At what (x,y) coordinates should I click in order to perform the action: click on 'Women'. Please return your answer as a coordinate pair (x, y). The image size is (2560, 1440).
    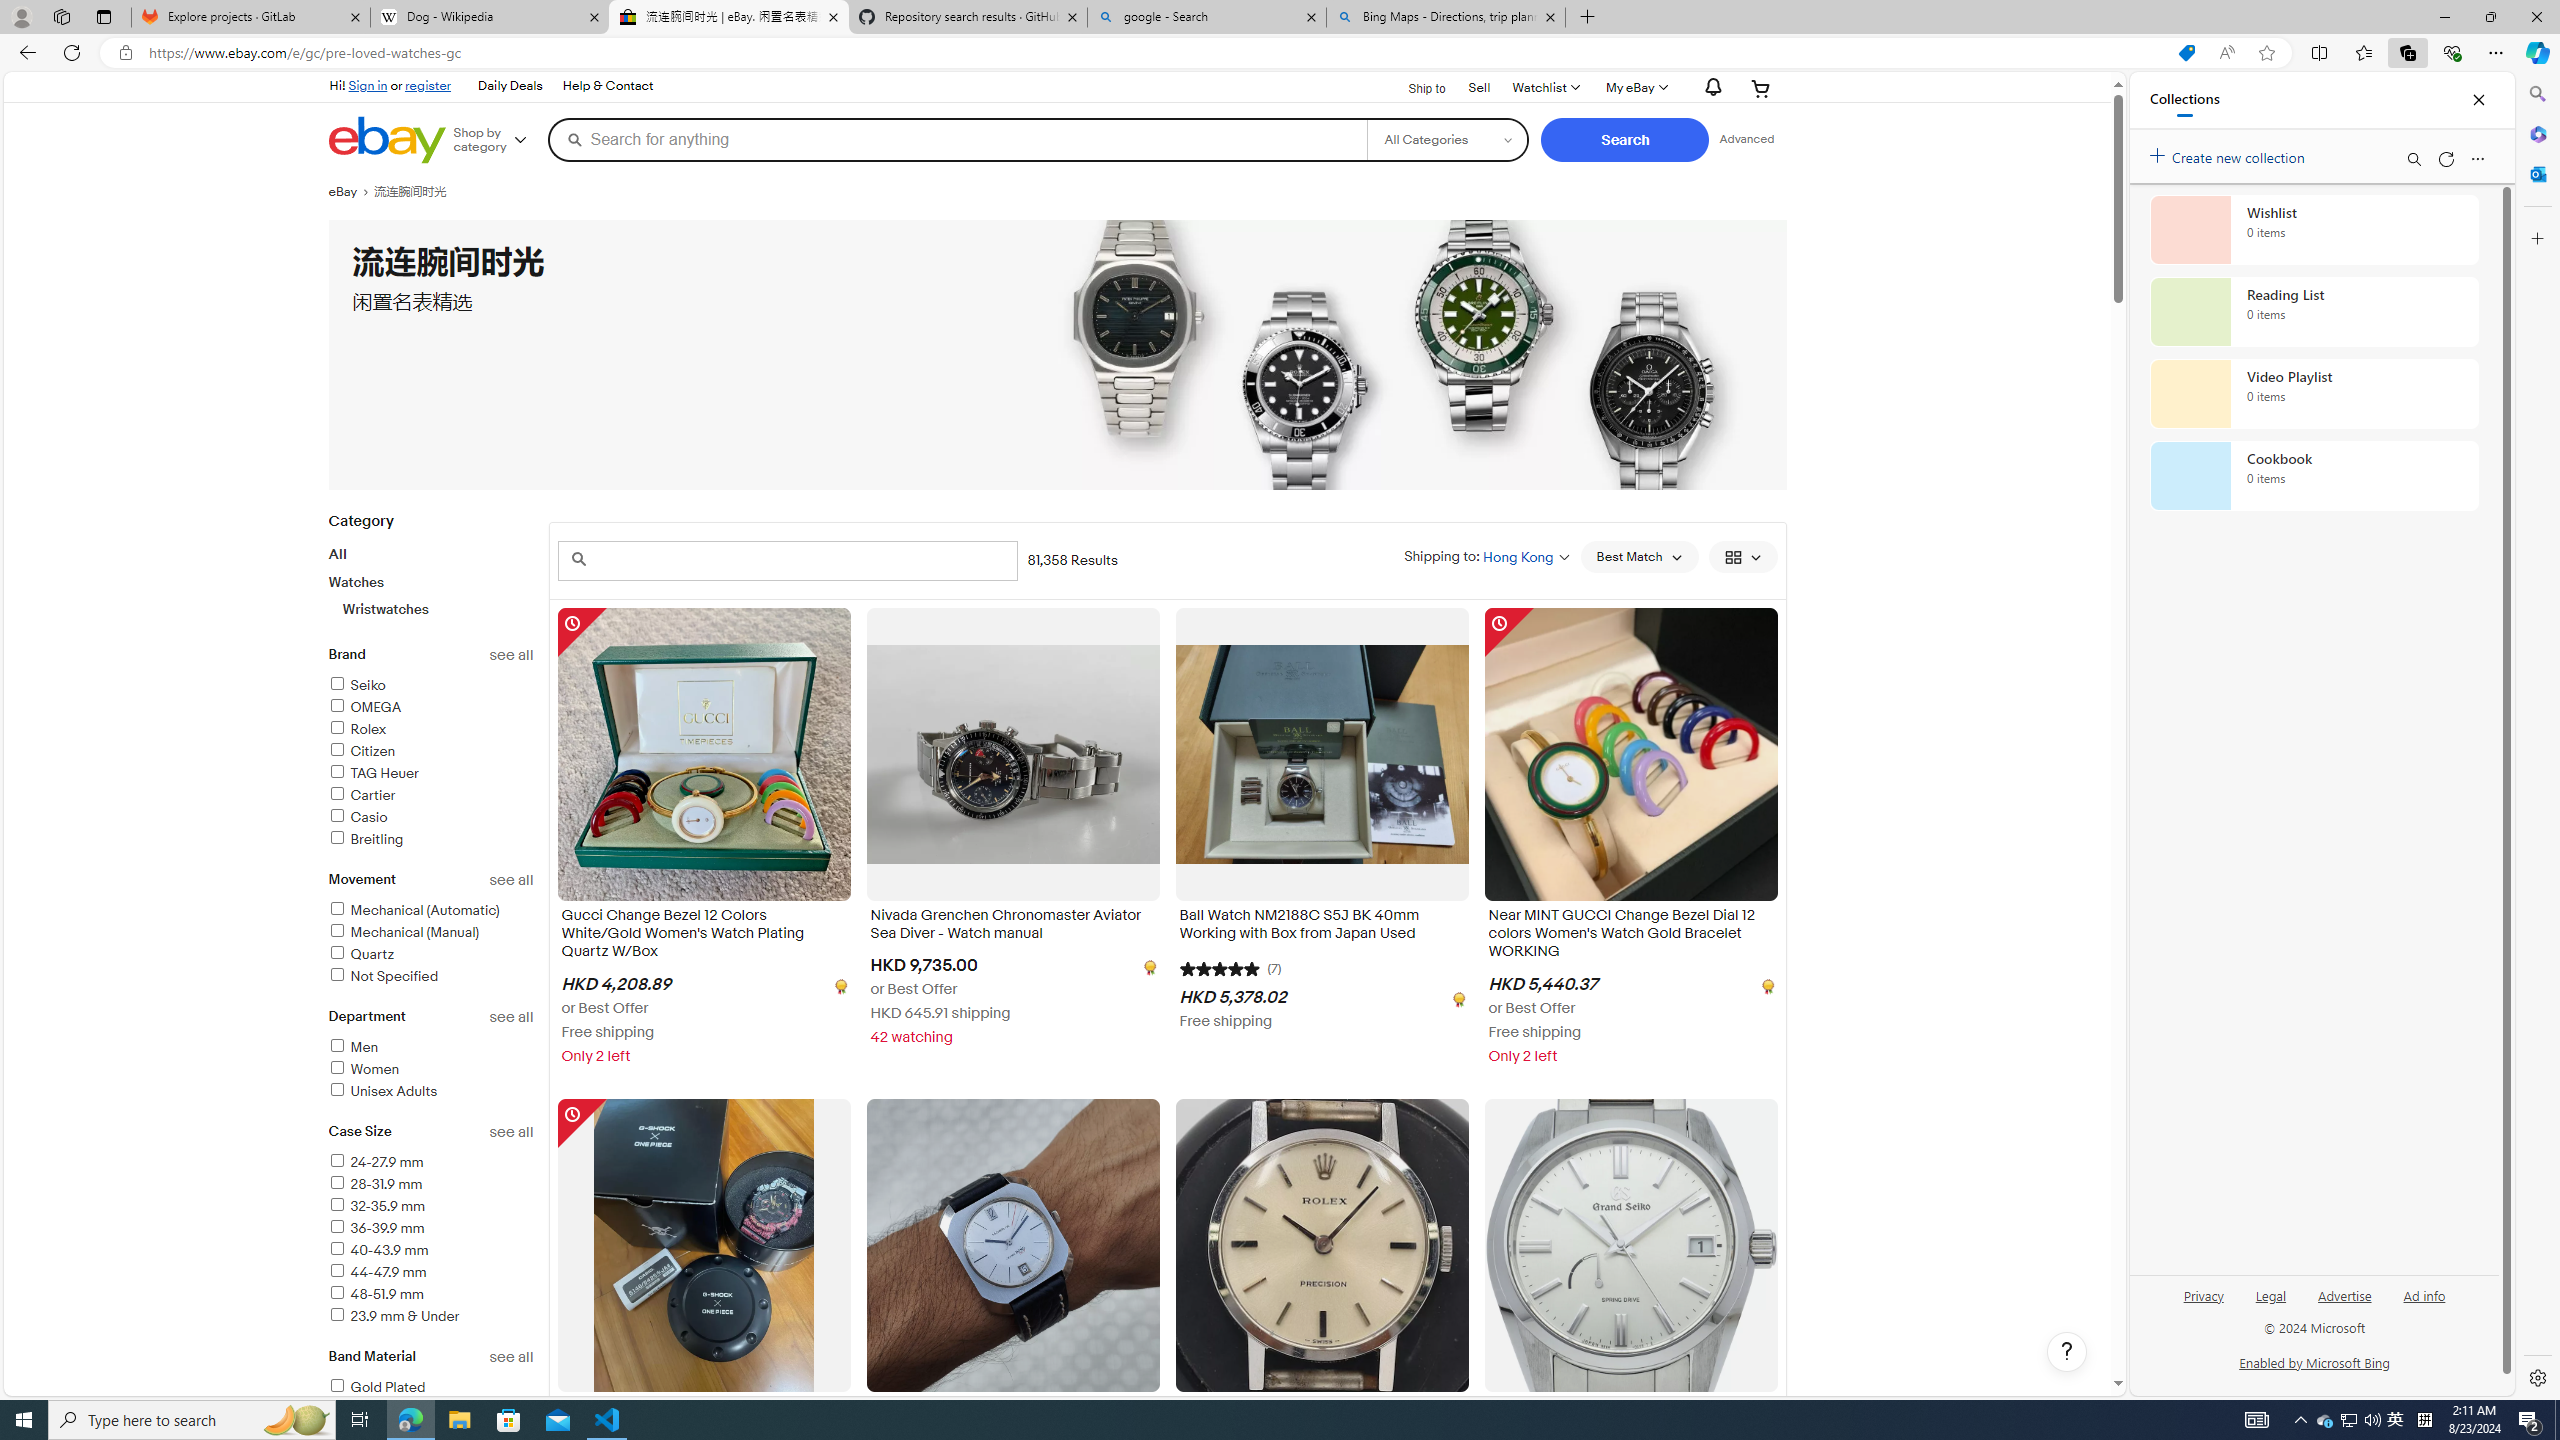
    Looking at the image, I should click on (431, 1069).